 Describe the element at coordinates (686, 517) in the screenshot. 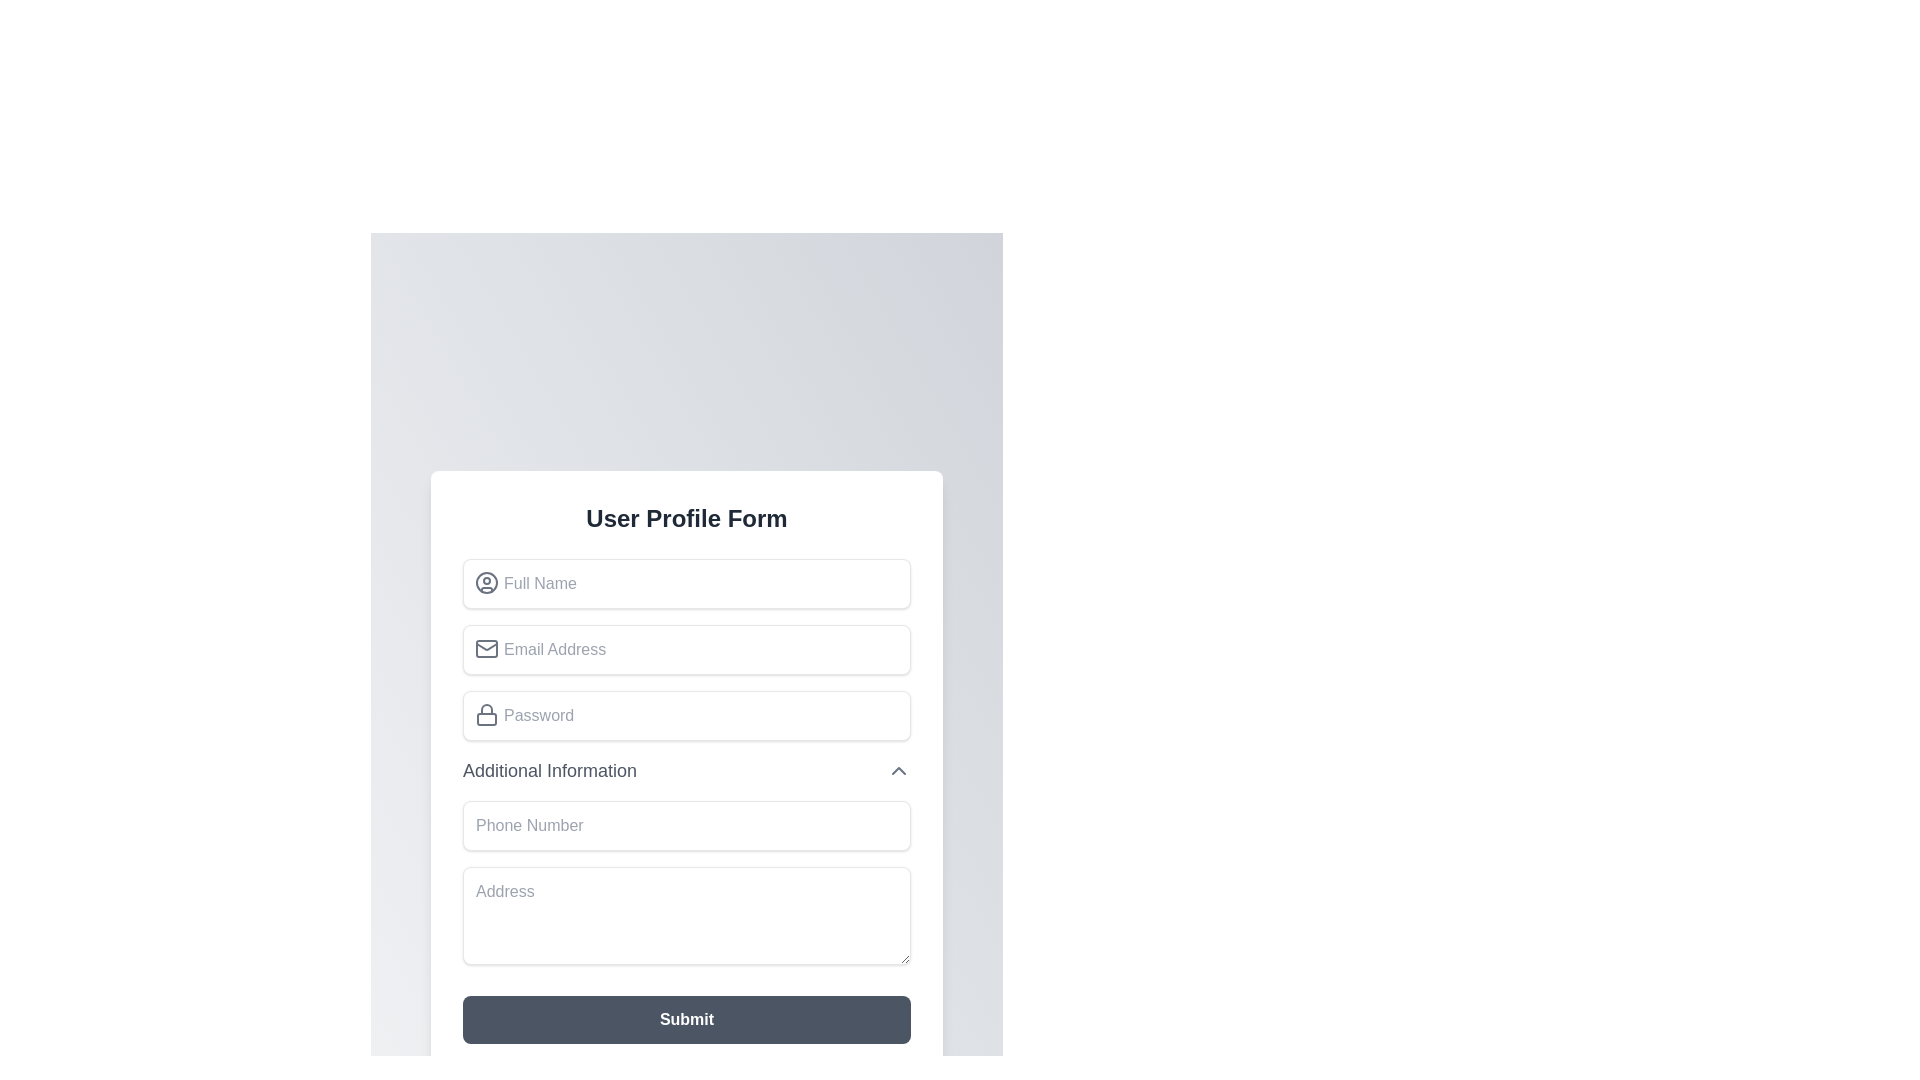

I see `the 'User Profile Form' text heading element, which is styled with bold, large font, center-aligned, and dark gray color, positioned at the top of the layout within a white card-like section` at that location.